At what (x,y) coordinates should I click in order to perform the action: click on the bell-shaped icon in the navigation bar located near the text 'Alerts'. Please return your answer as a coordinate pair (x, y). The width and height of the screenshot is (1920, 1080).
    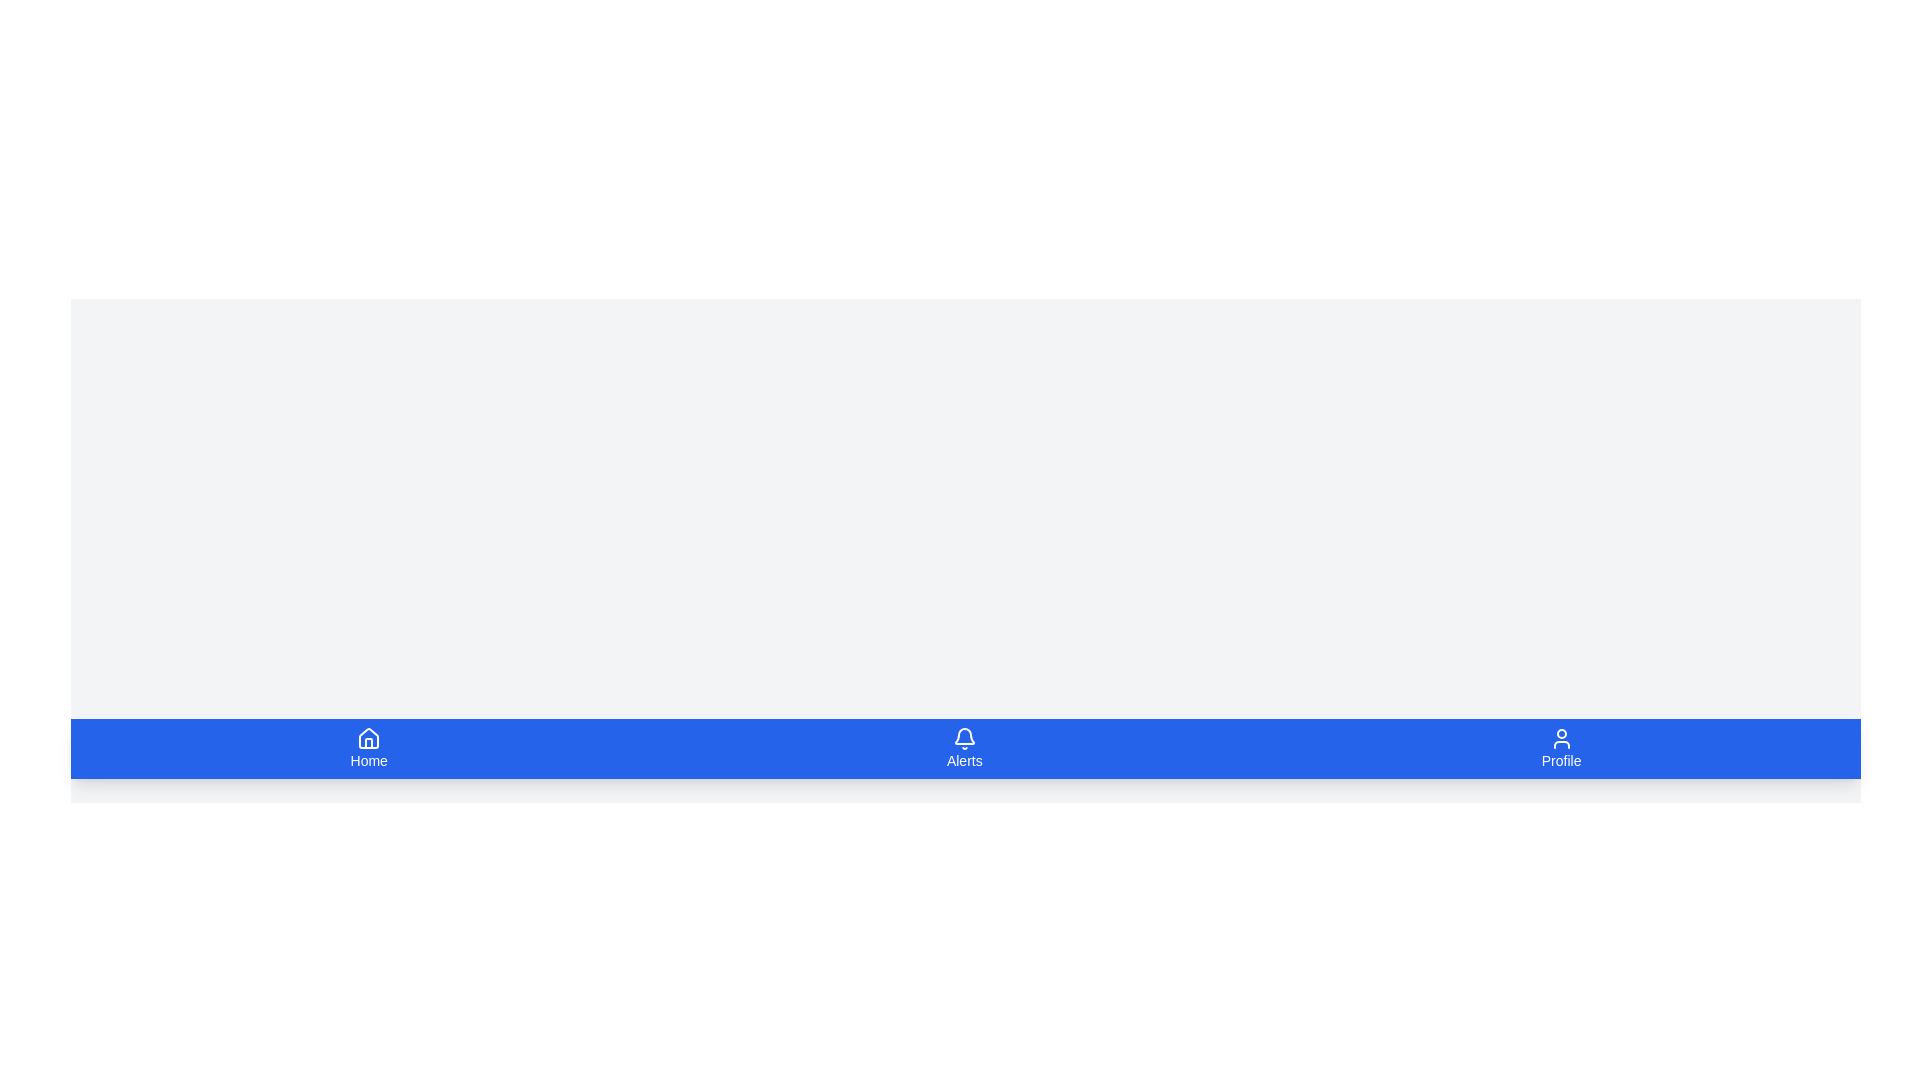
    Looking at the image, I should click on (964, 739).